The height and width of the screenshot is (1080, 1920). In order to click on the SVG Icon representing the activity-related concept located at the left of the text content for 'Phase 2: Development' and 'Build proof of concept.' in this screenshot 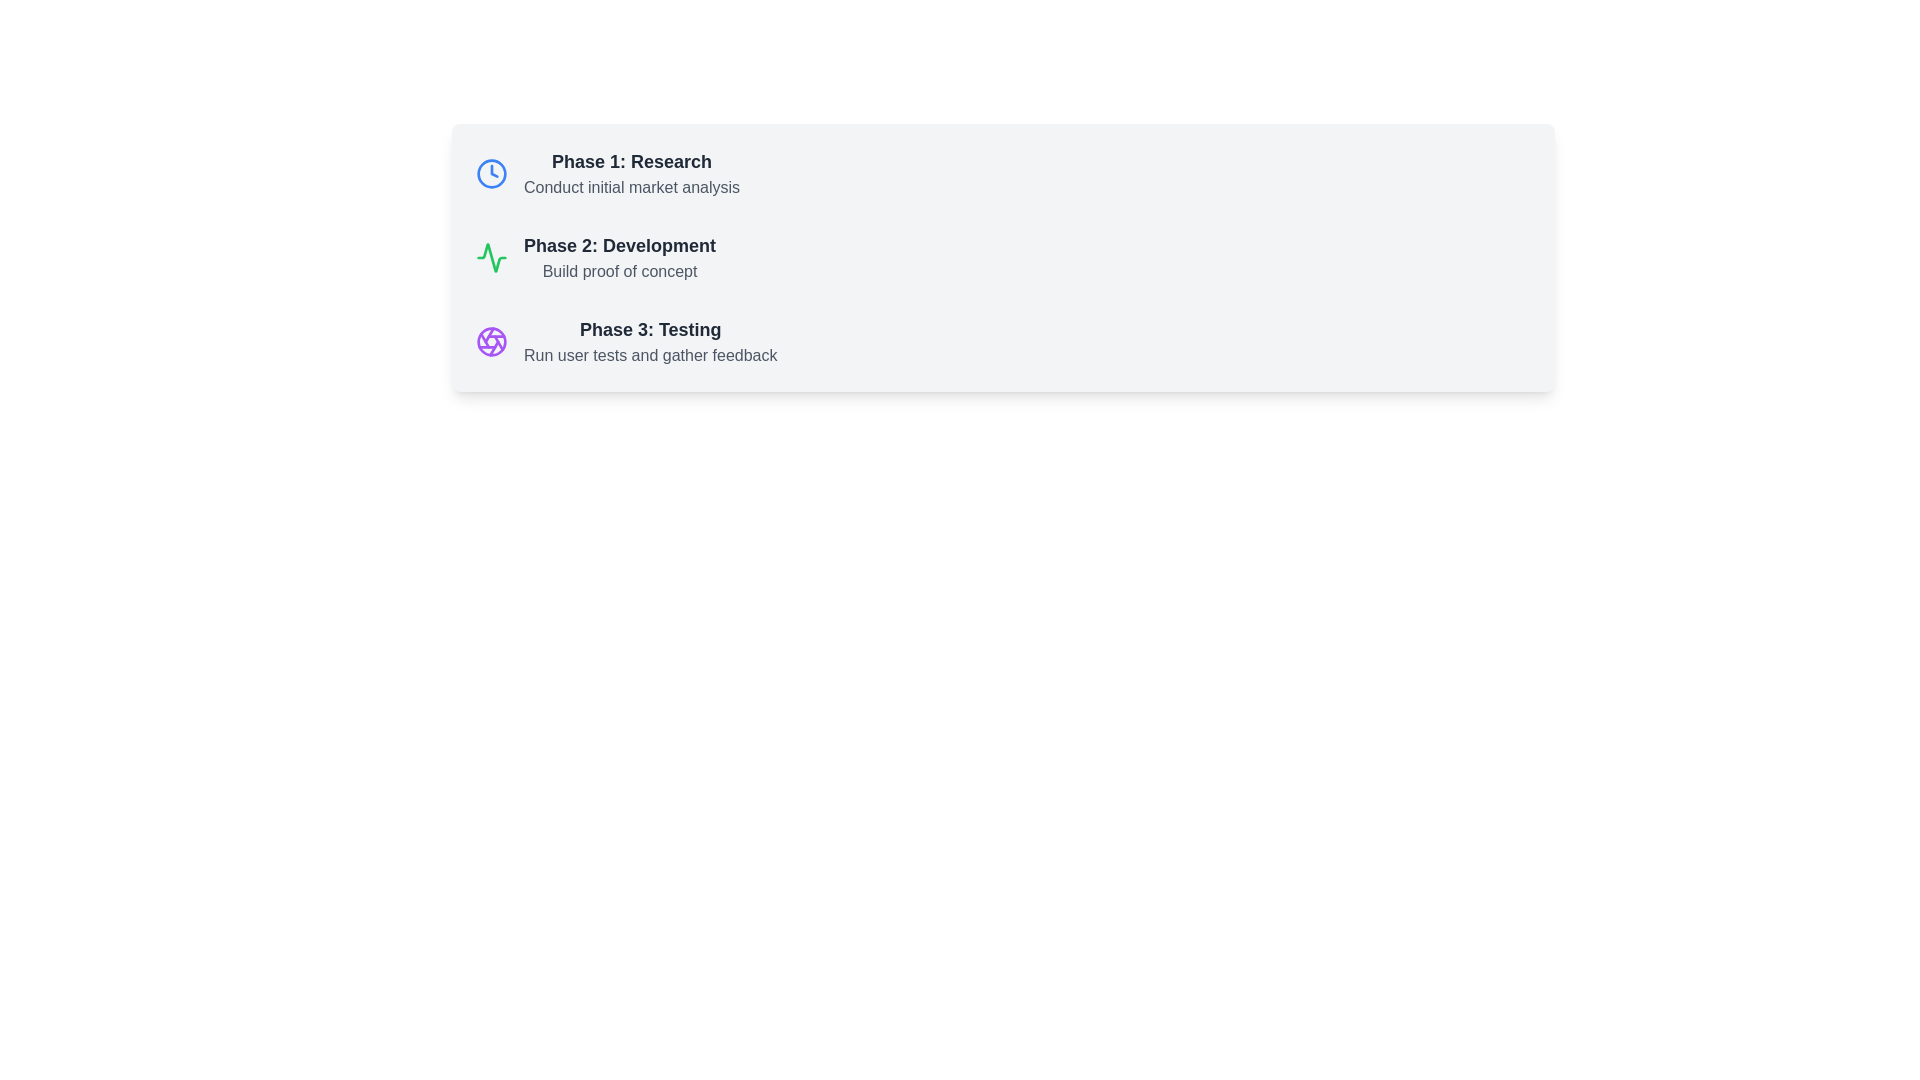, I will do `click(491, 257)`.